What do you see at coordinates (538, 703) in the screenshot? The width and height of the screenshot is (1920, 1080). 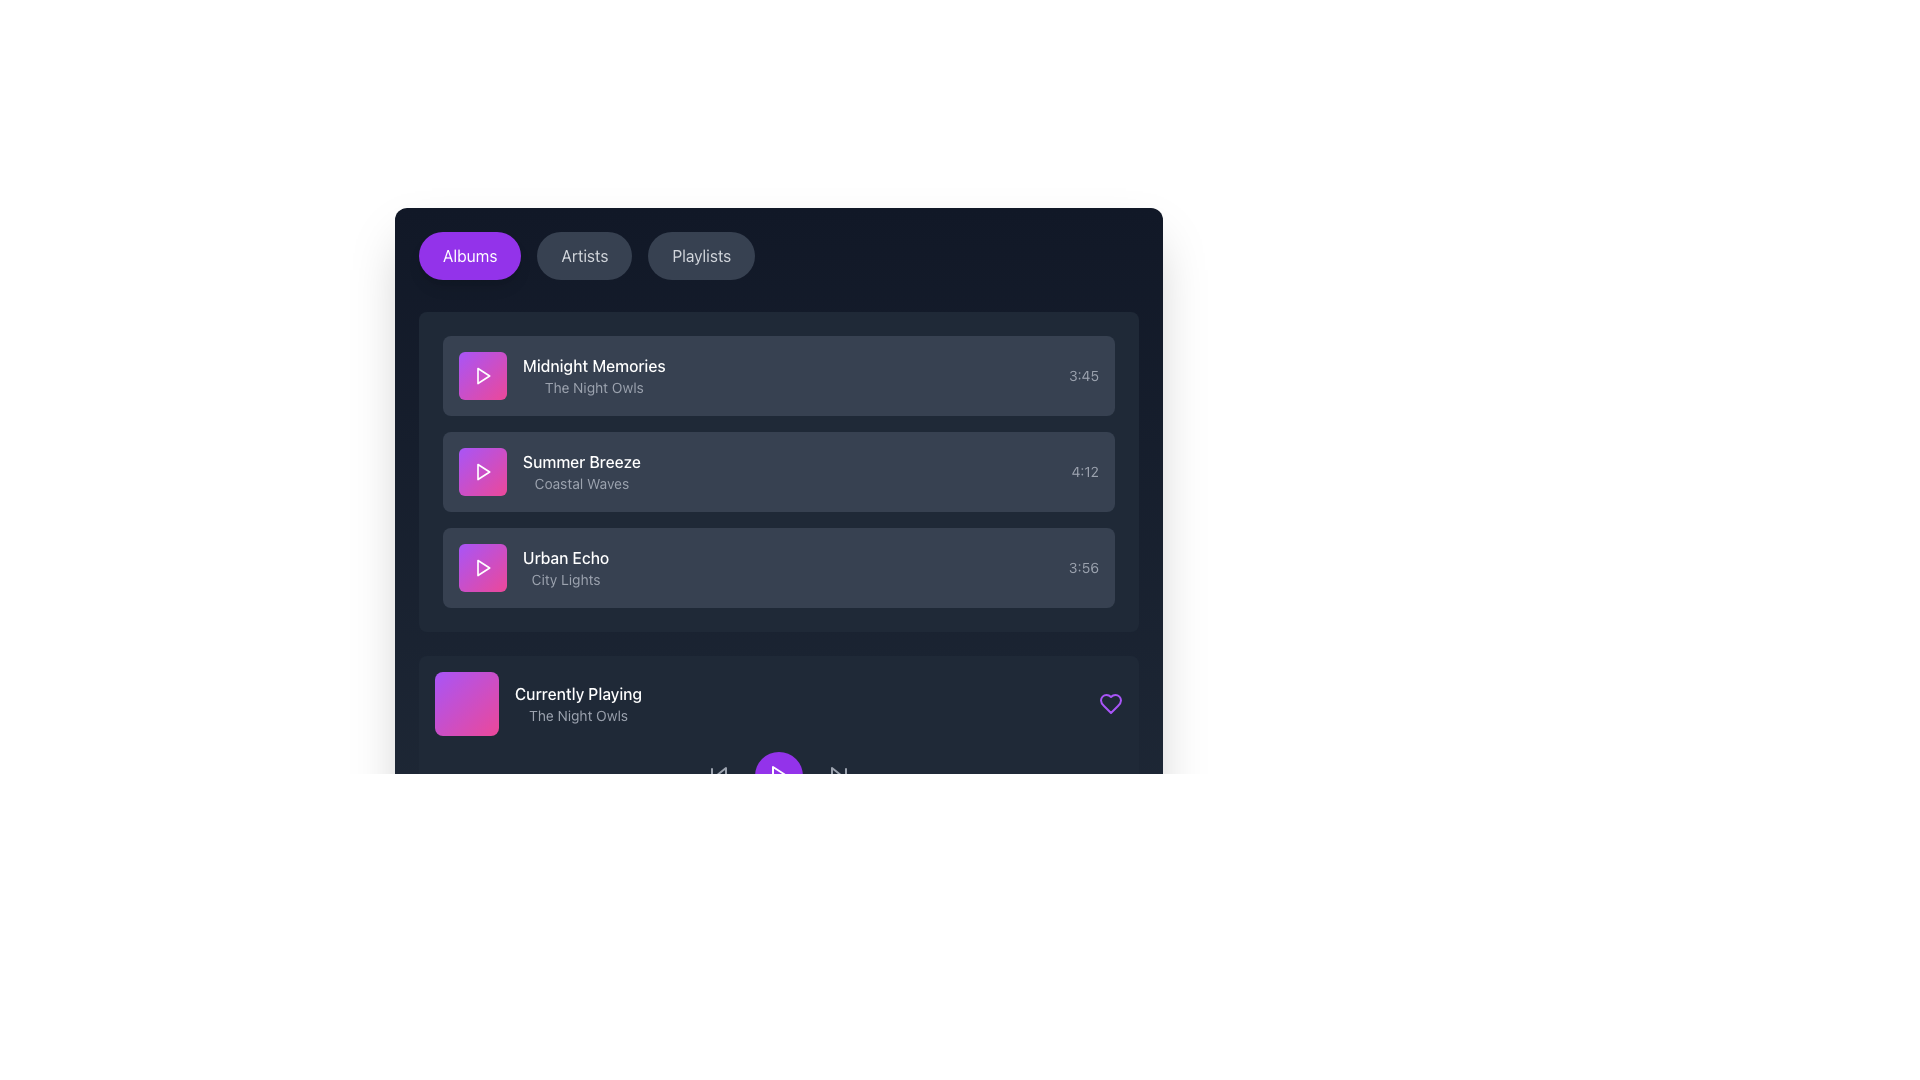 I see `the Informational display block showing 'Currently Playing' and 'The Night Owls' in a music application interface as a reference` at bounding box center [538, 703].